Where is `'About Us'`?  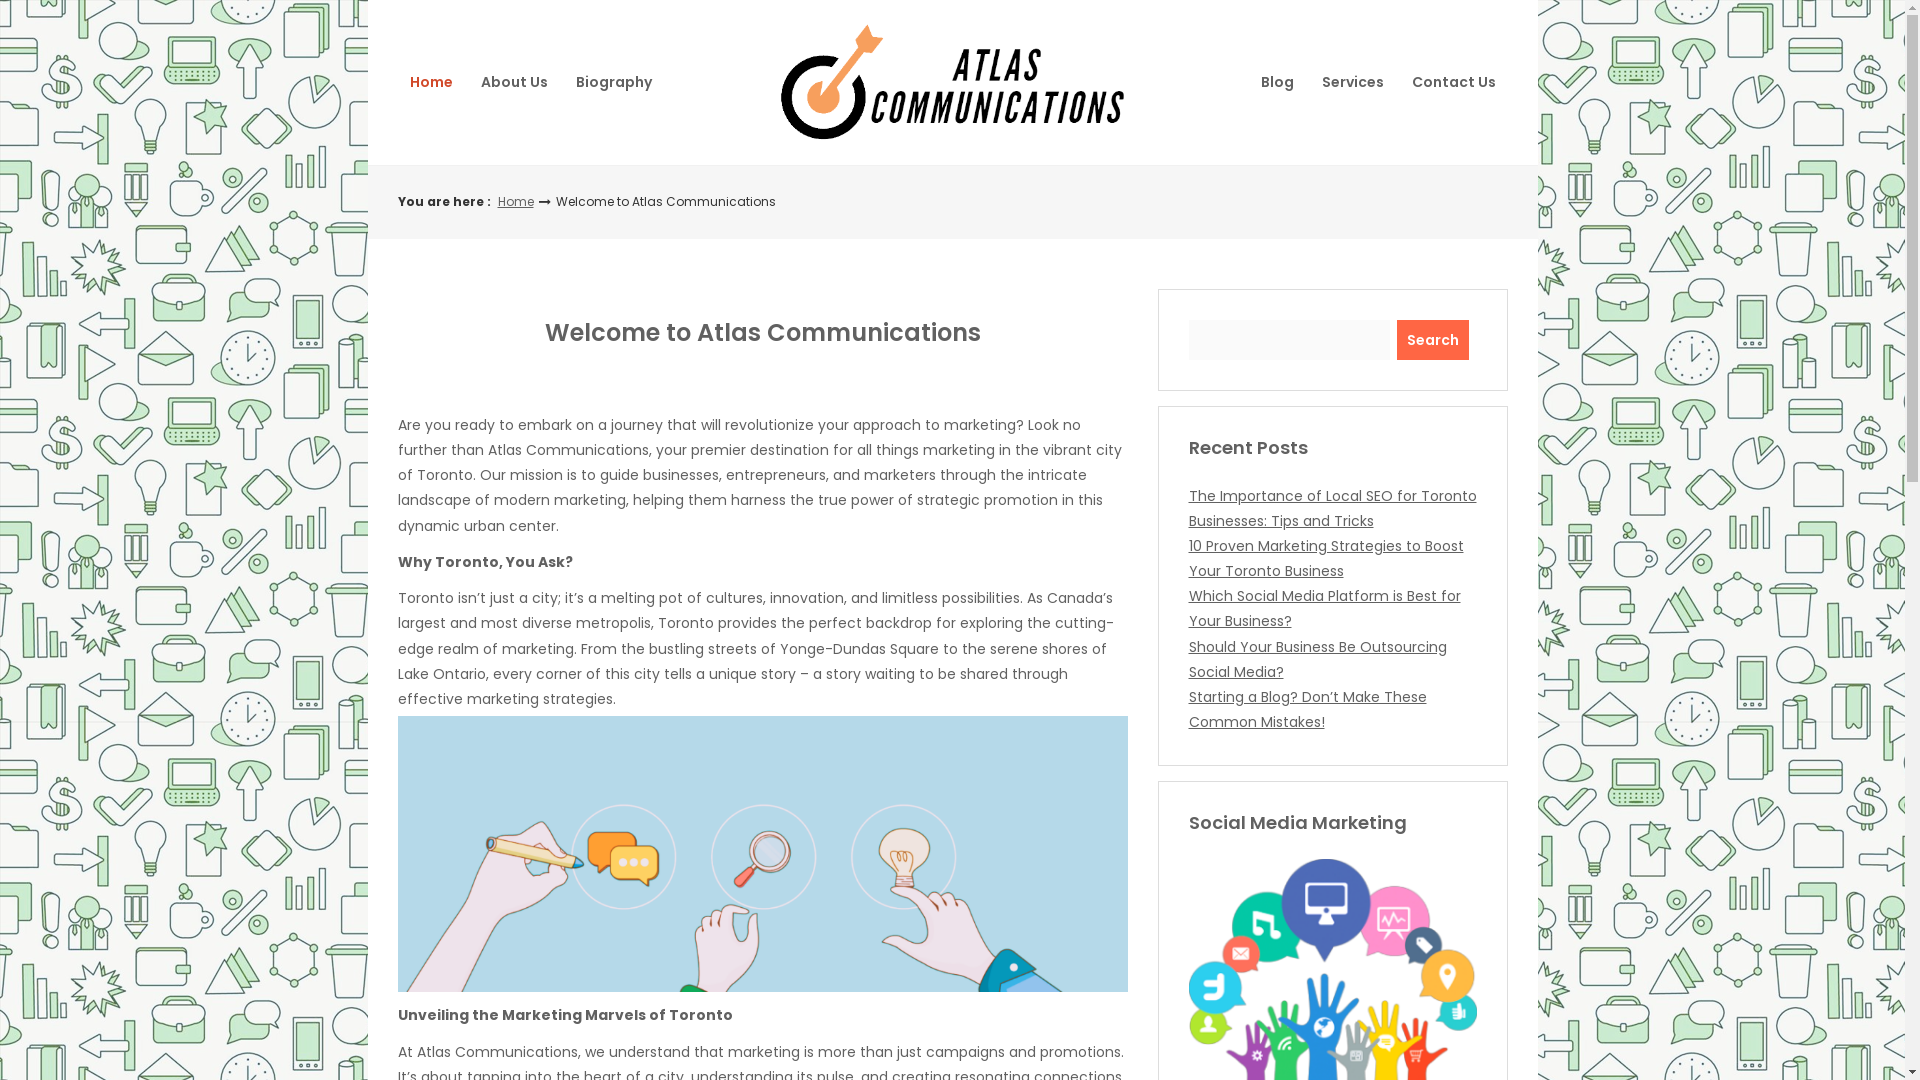
'About Us' is located at coordinates (513, 81).